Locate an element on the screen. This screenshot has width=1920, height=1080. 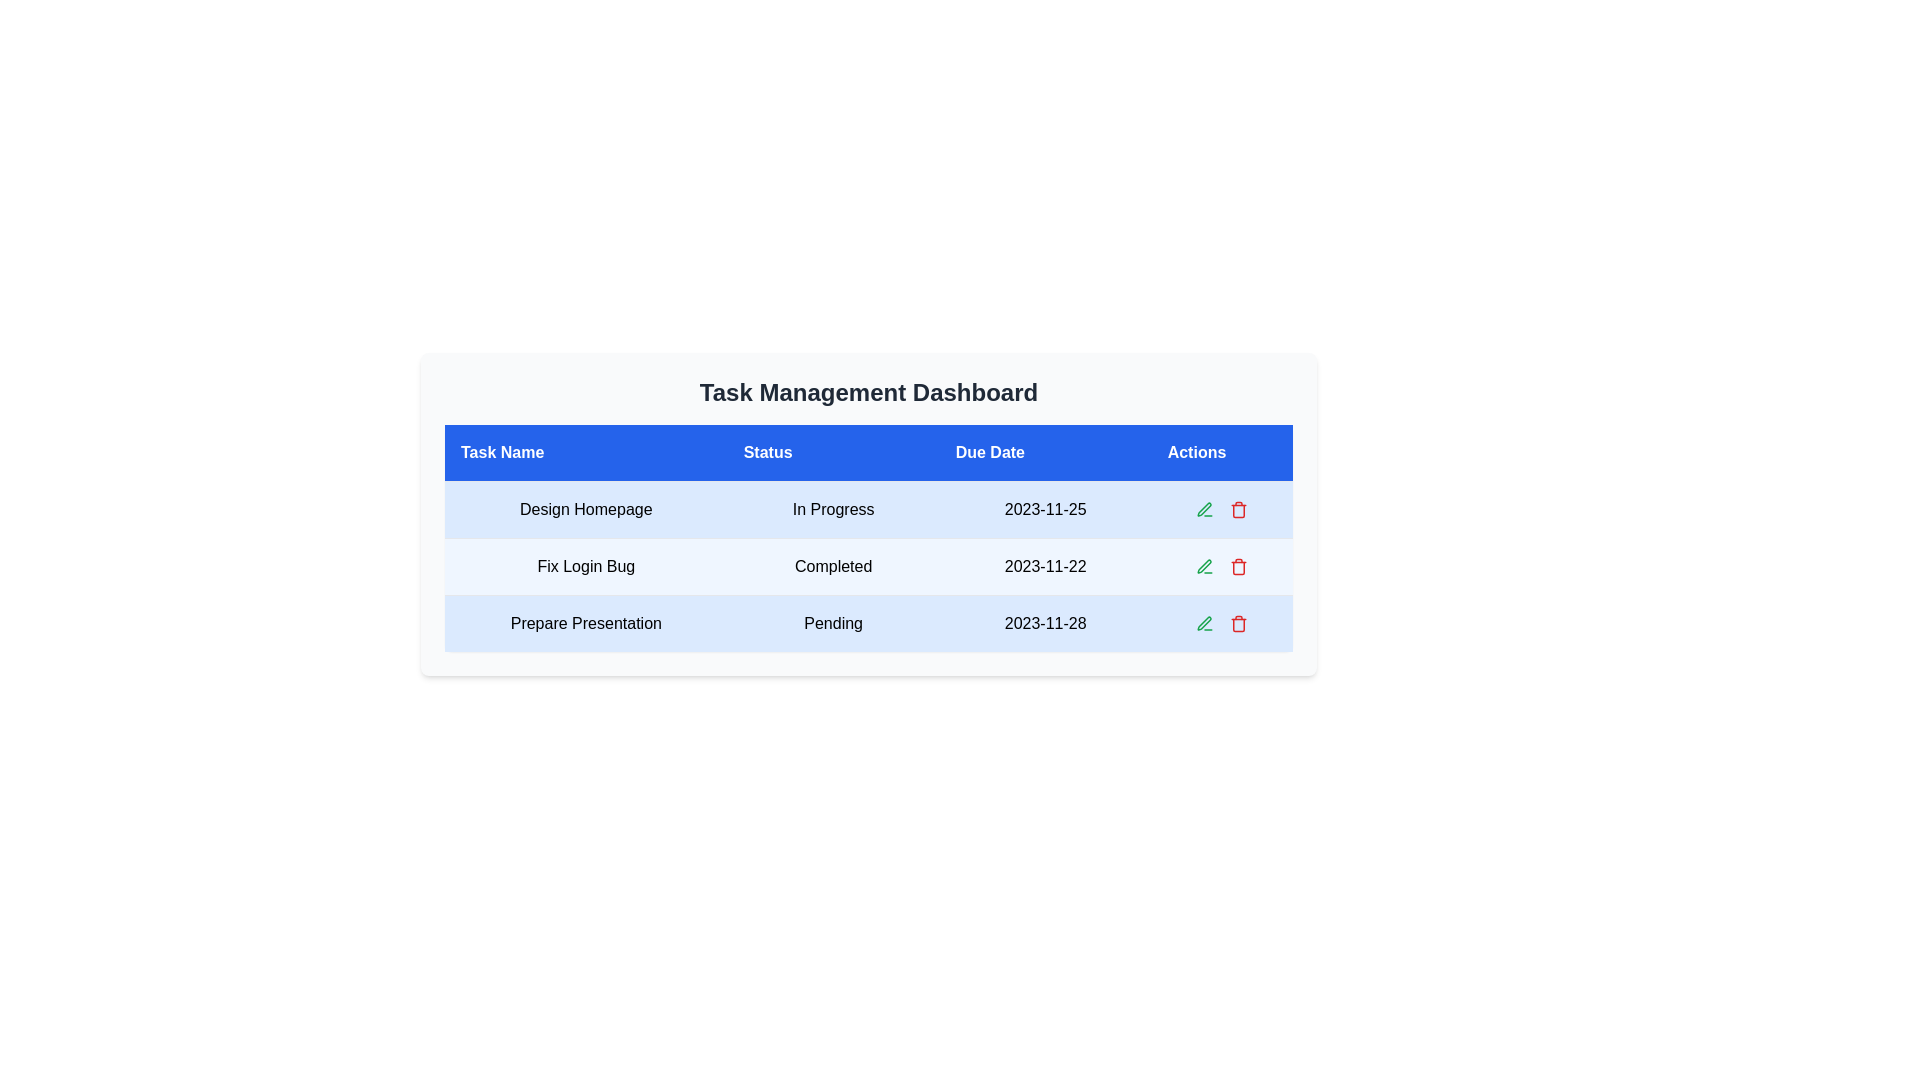
the first icon button in the 'Actions' column of the second row is located at coordinates (1204, 508).